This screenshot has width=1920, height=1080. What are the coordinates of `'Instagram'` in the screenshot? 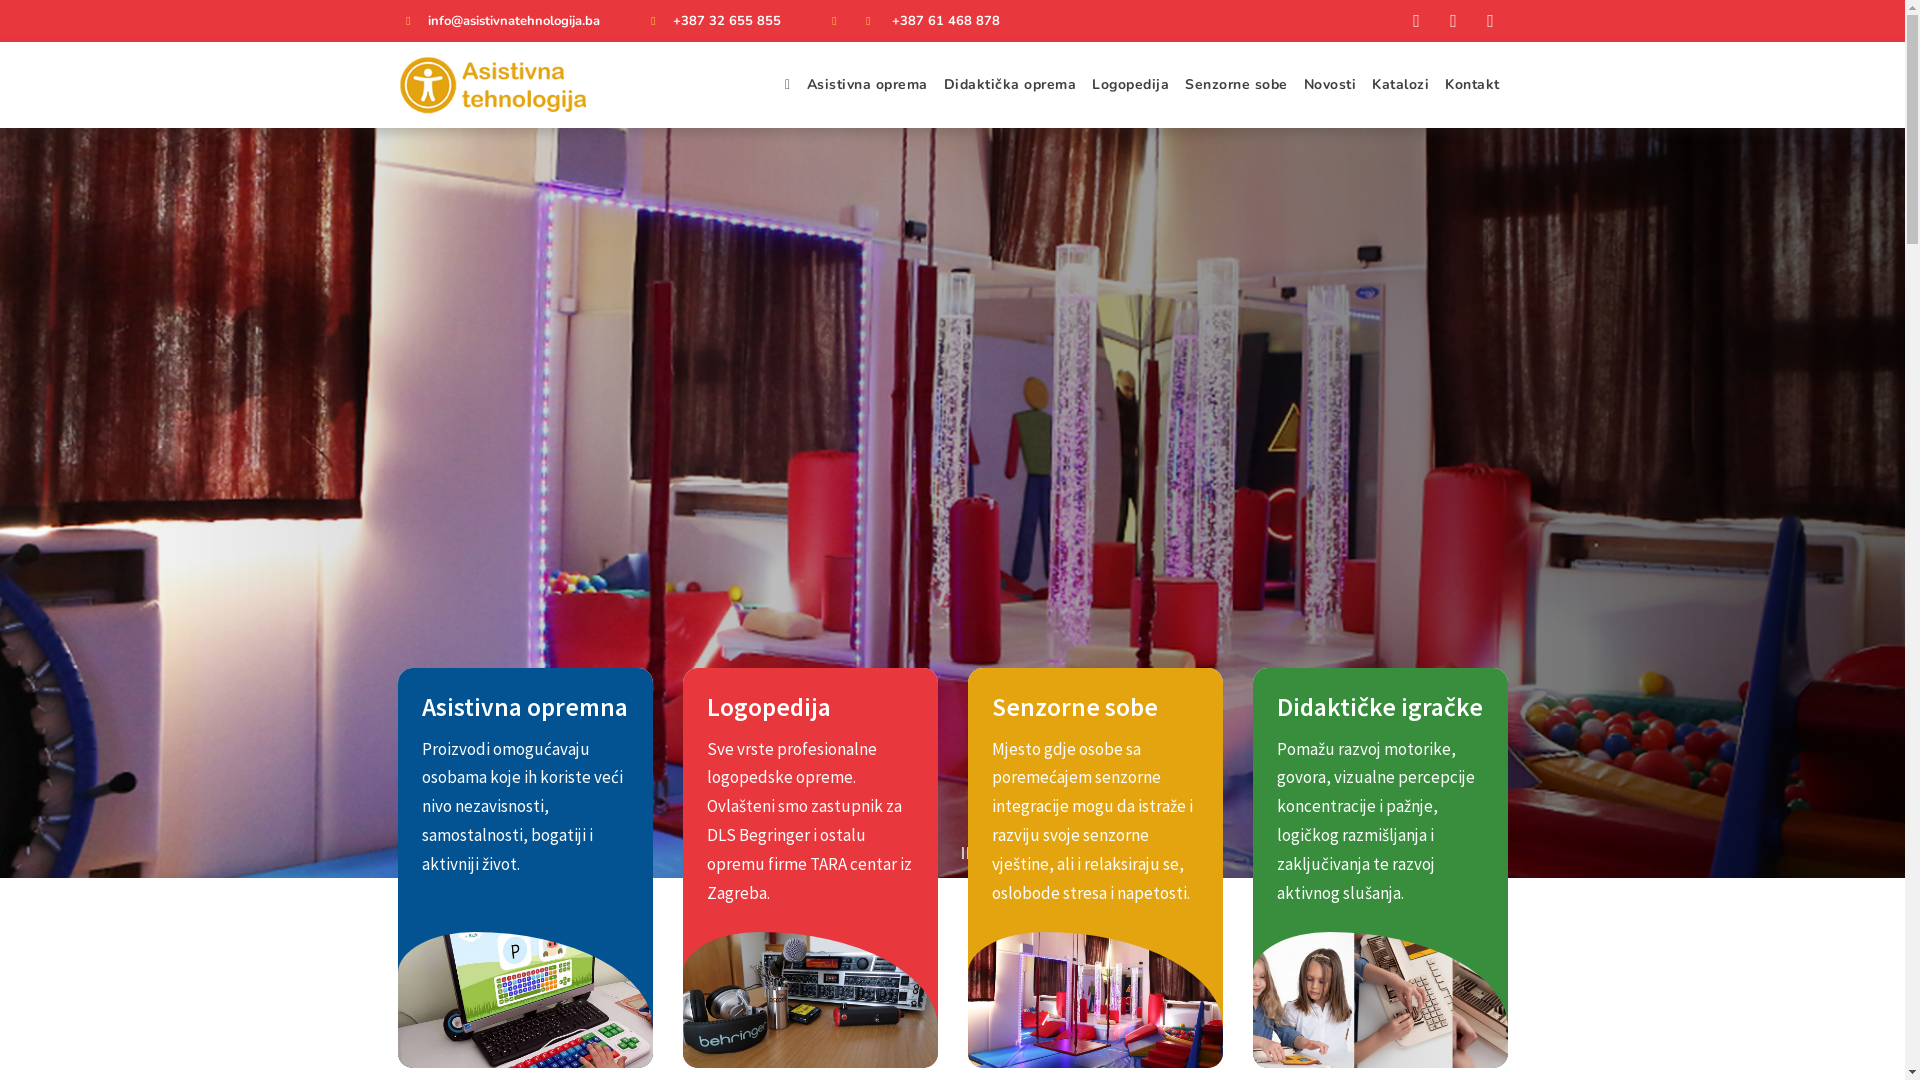 It's located at (1473, 20).